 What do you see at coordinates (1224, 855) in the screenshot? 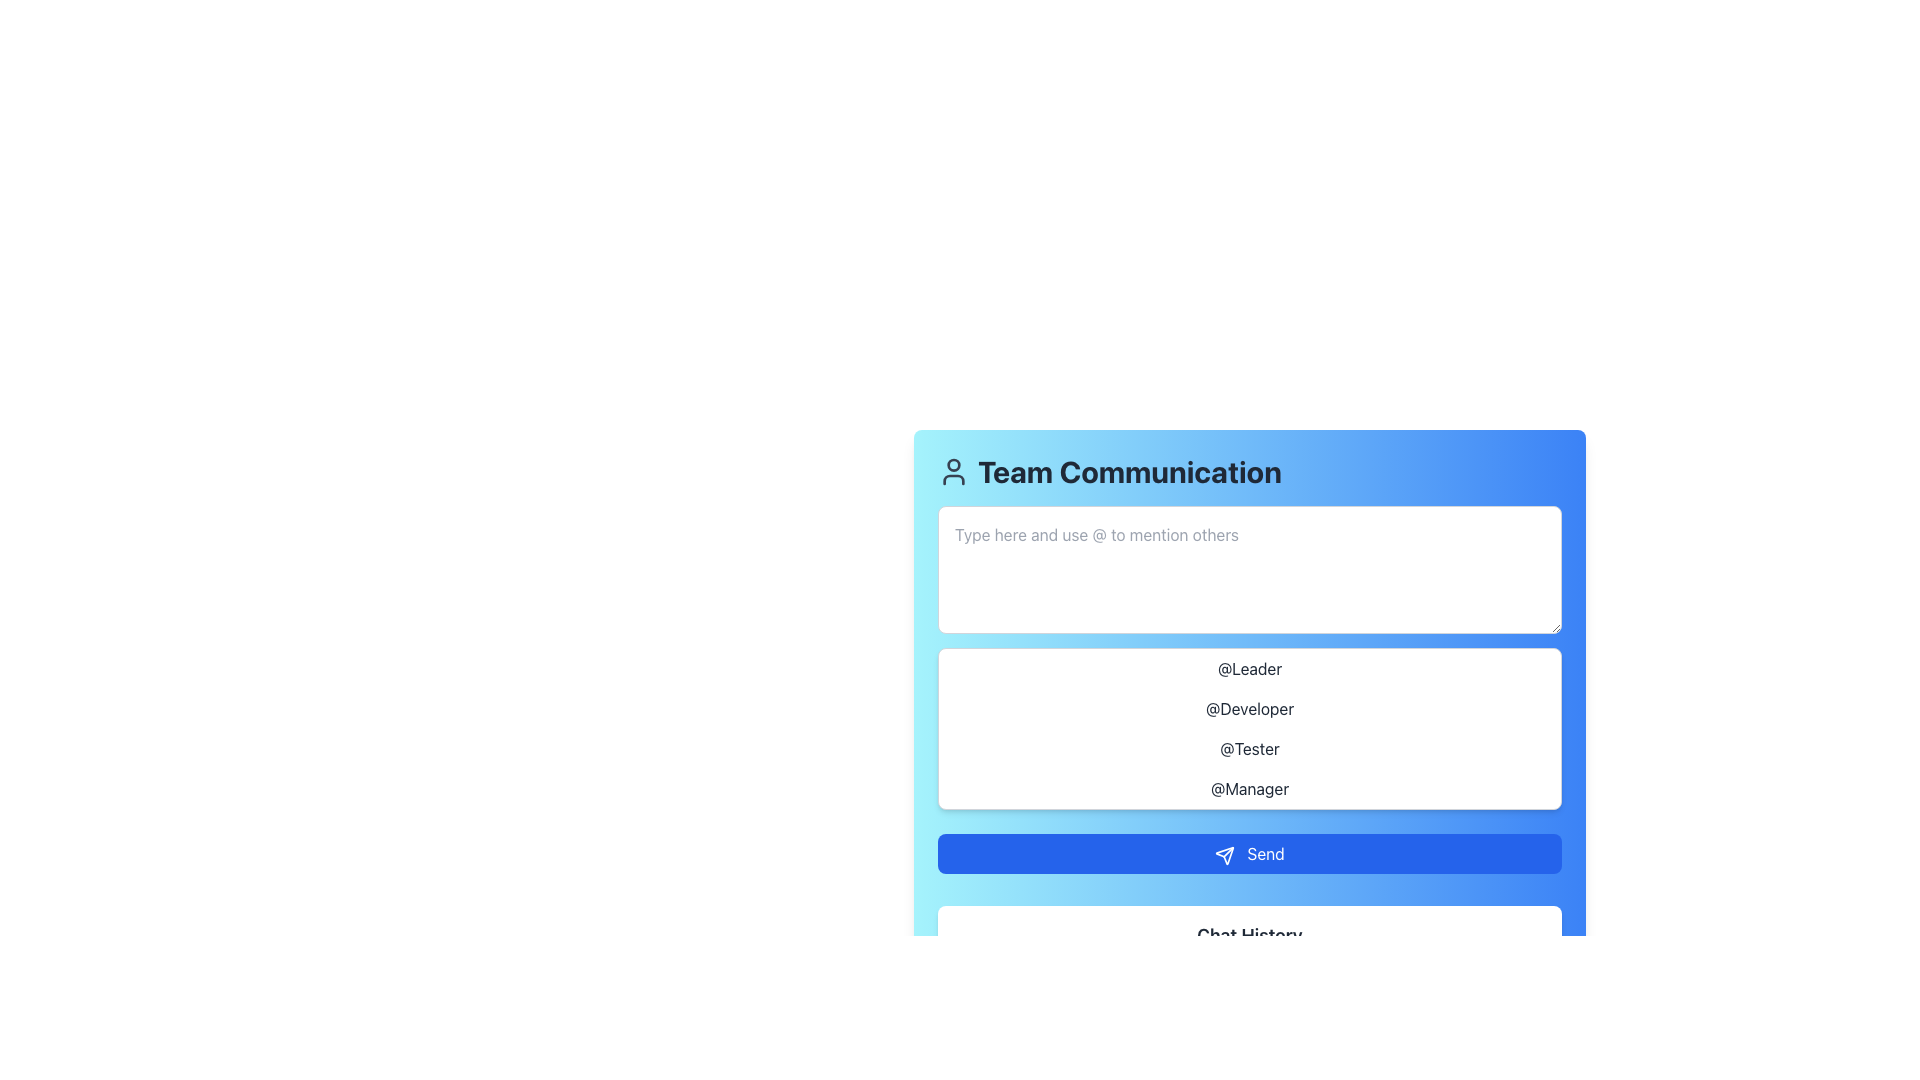
I see `the icon representing the action of sending a message, which is embedded within the 'Send' button and positioned to the left of the button's text` at bounding box center [1224, 855].